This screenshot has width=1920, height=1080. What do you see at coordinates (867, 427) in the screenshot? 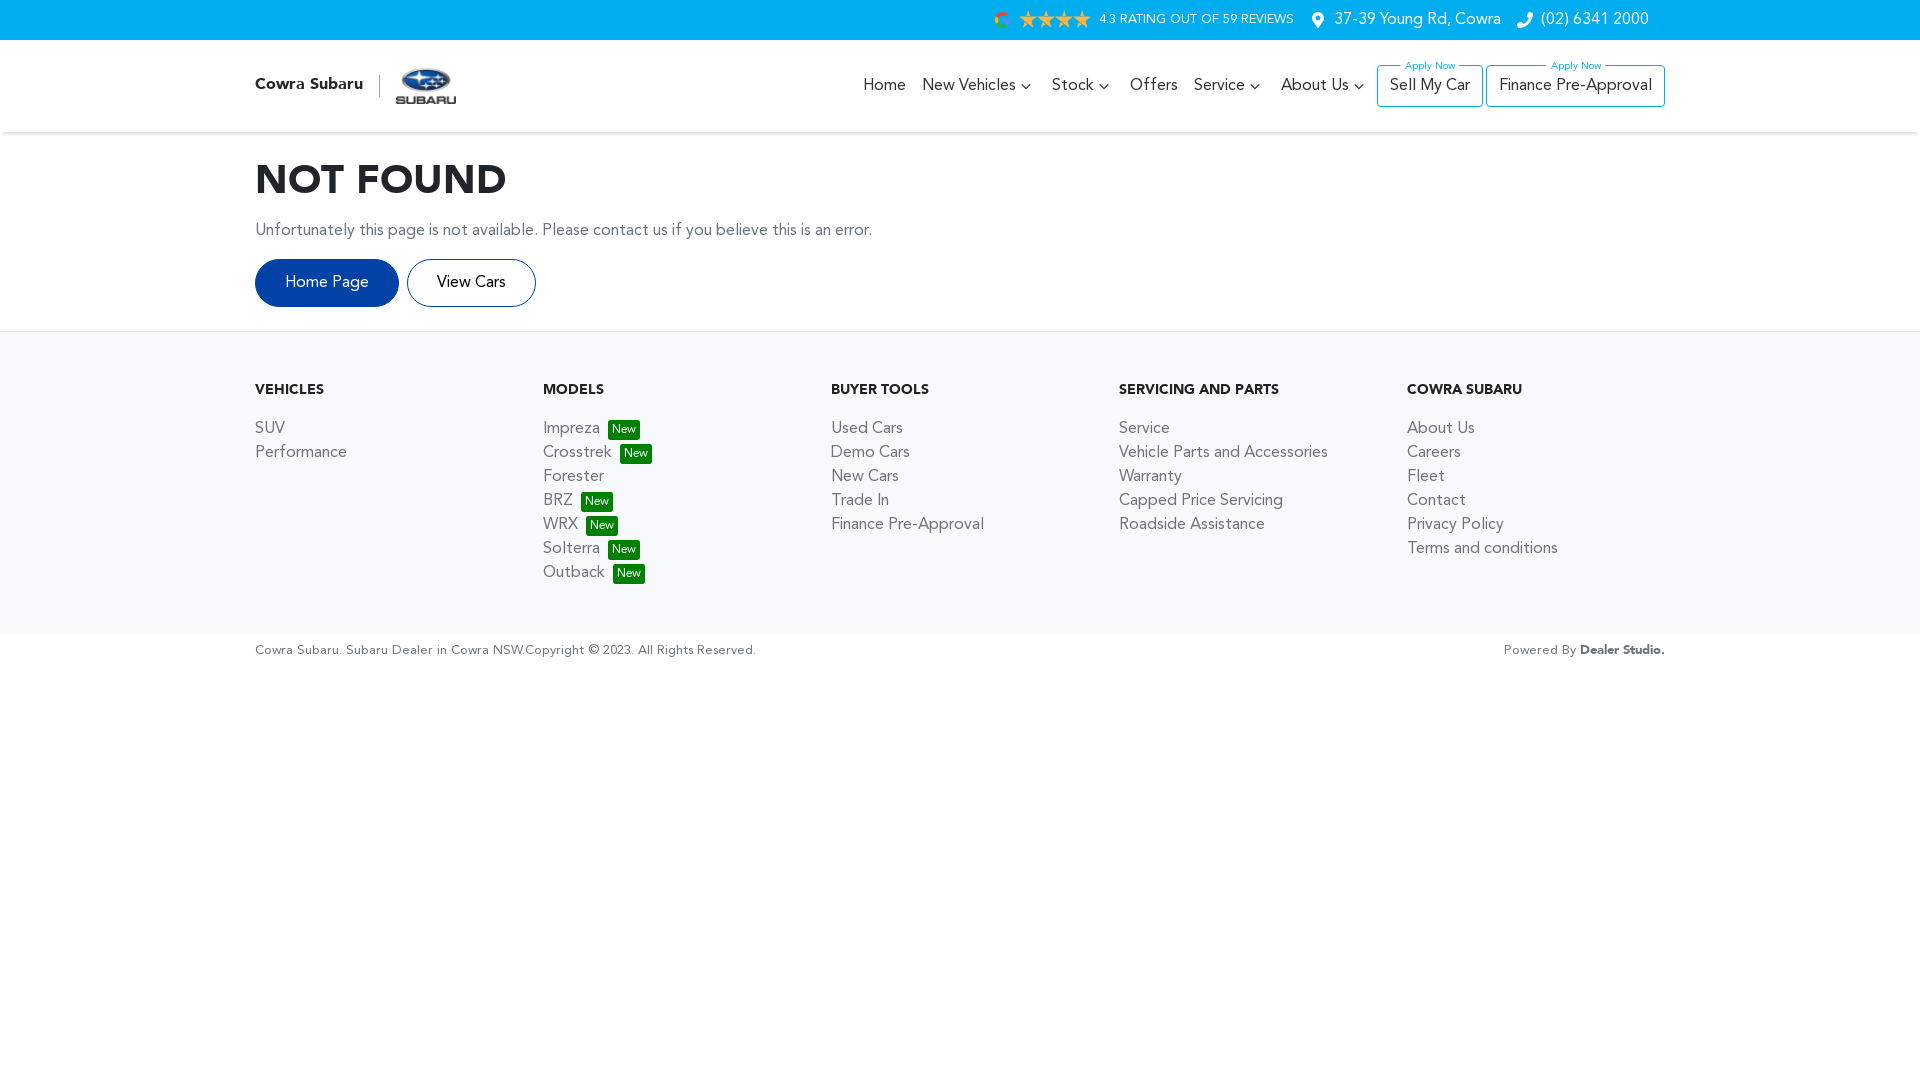
I see `'Used Cars'` at bounding box center [867, 427].